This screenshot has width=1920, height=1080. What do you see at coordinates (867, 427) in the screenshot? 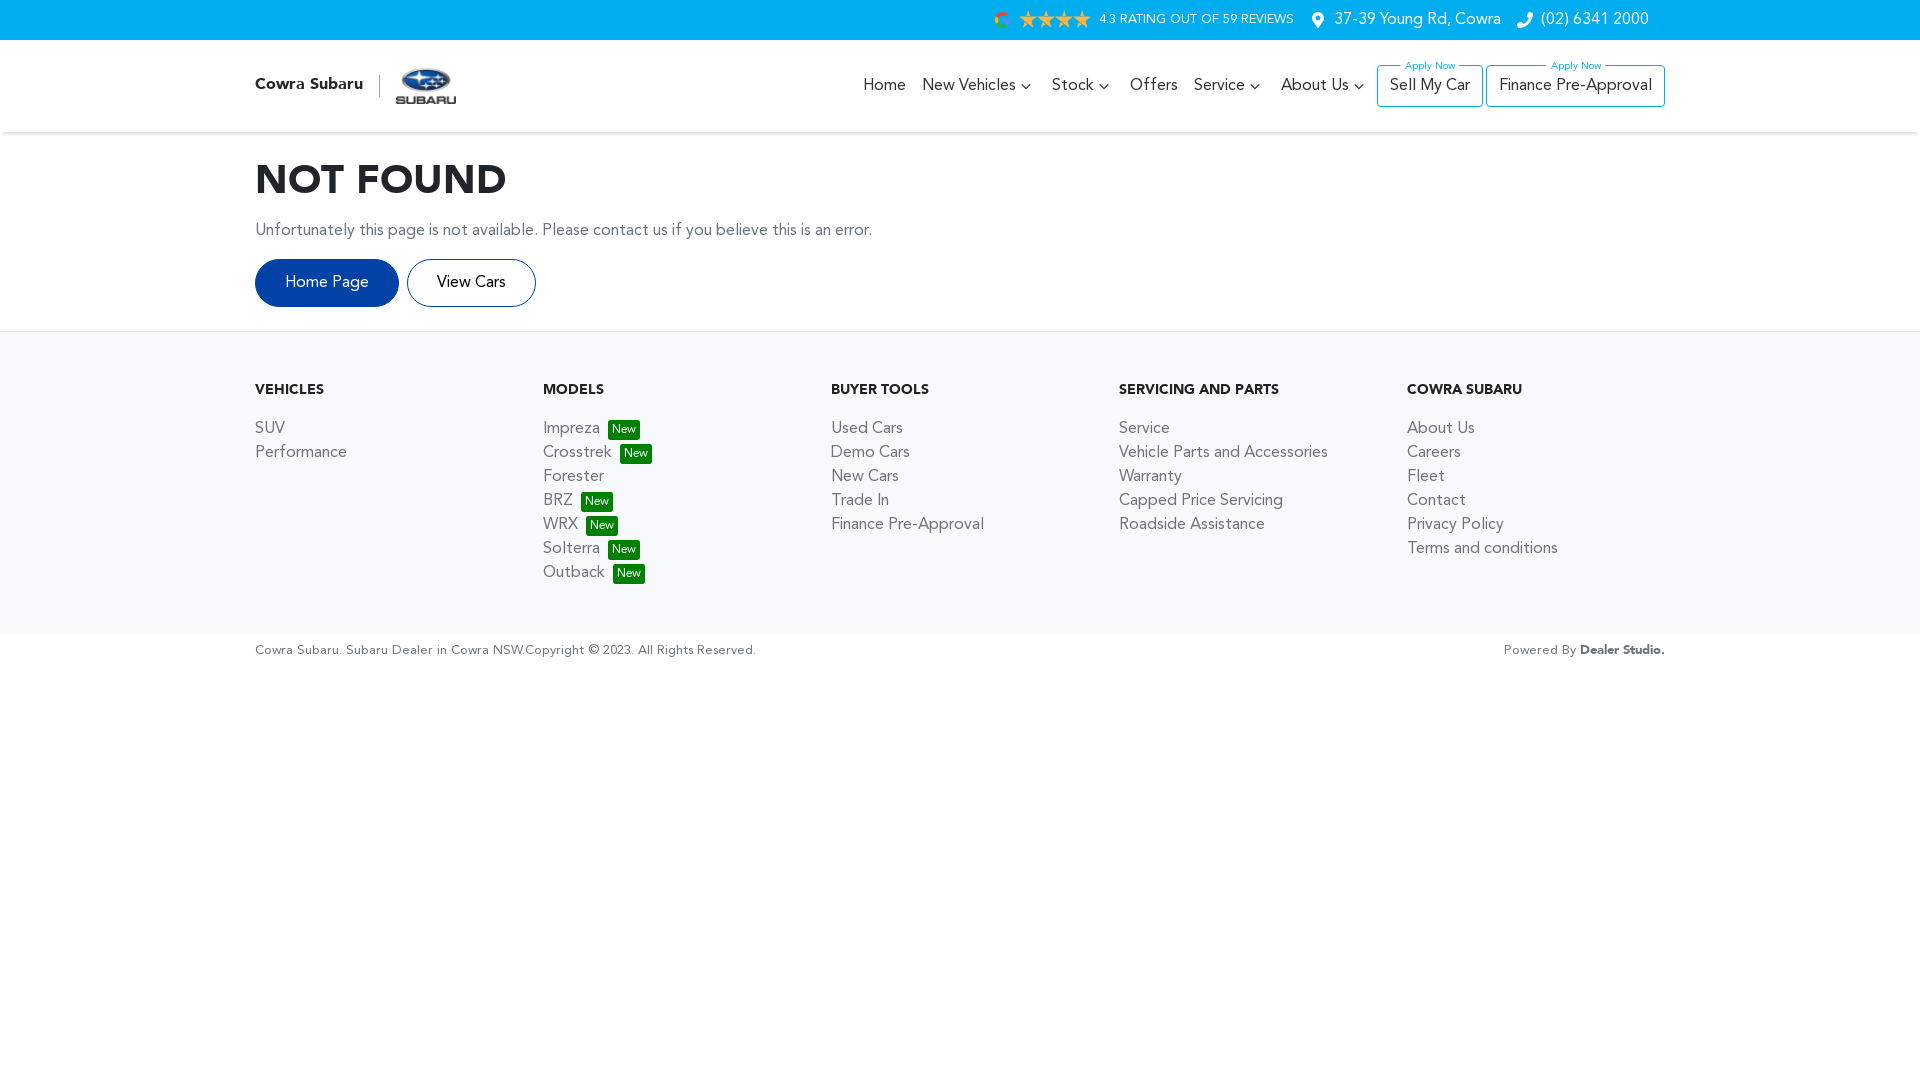
I see `'Used Cars'` at bounding box center [867, 427].